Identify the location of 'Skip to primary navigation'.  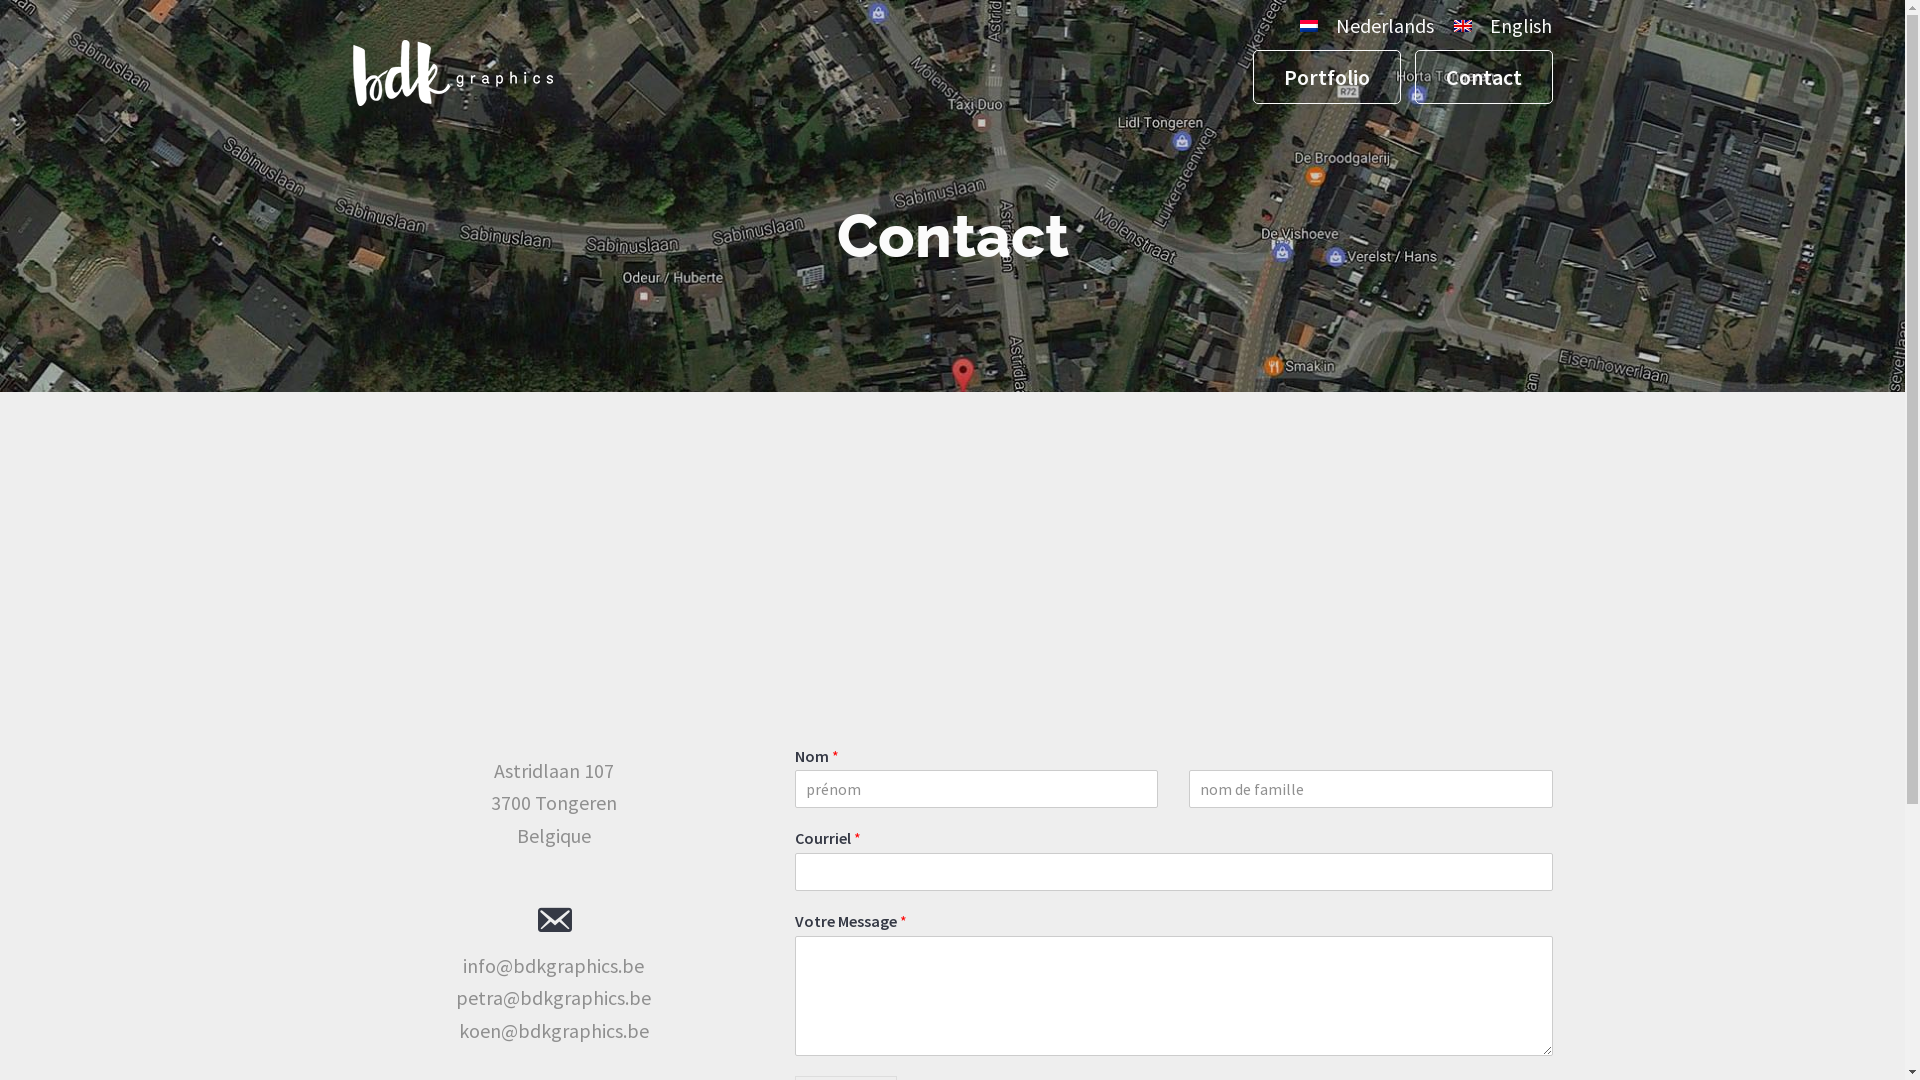
(0, 0).